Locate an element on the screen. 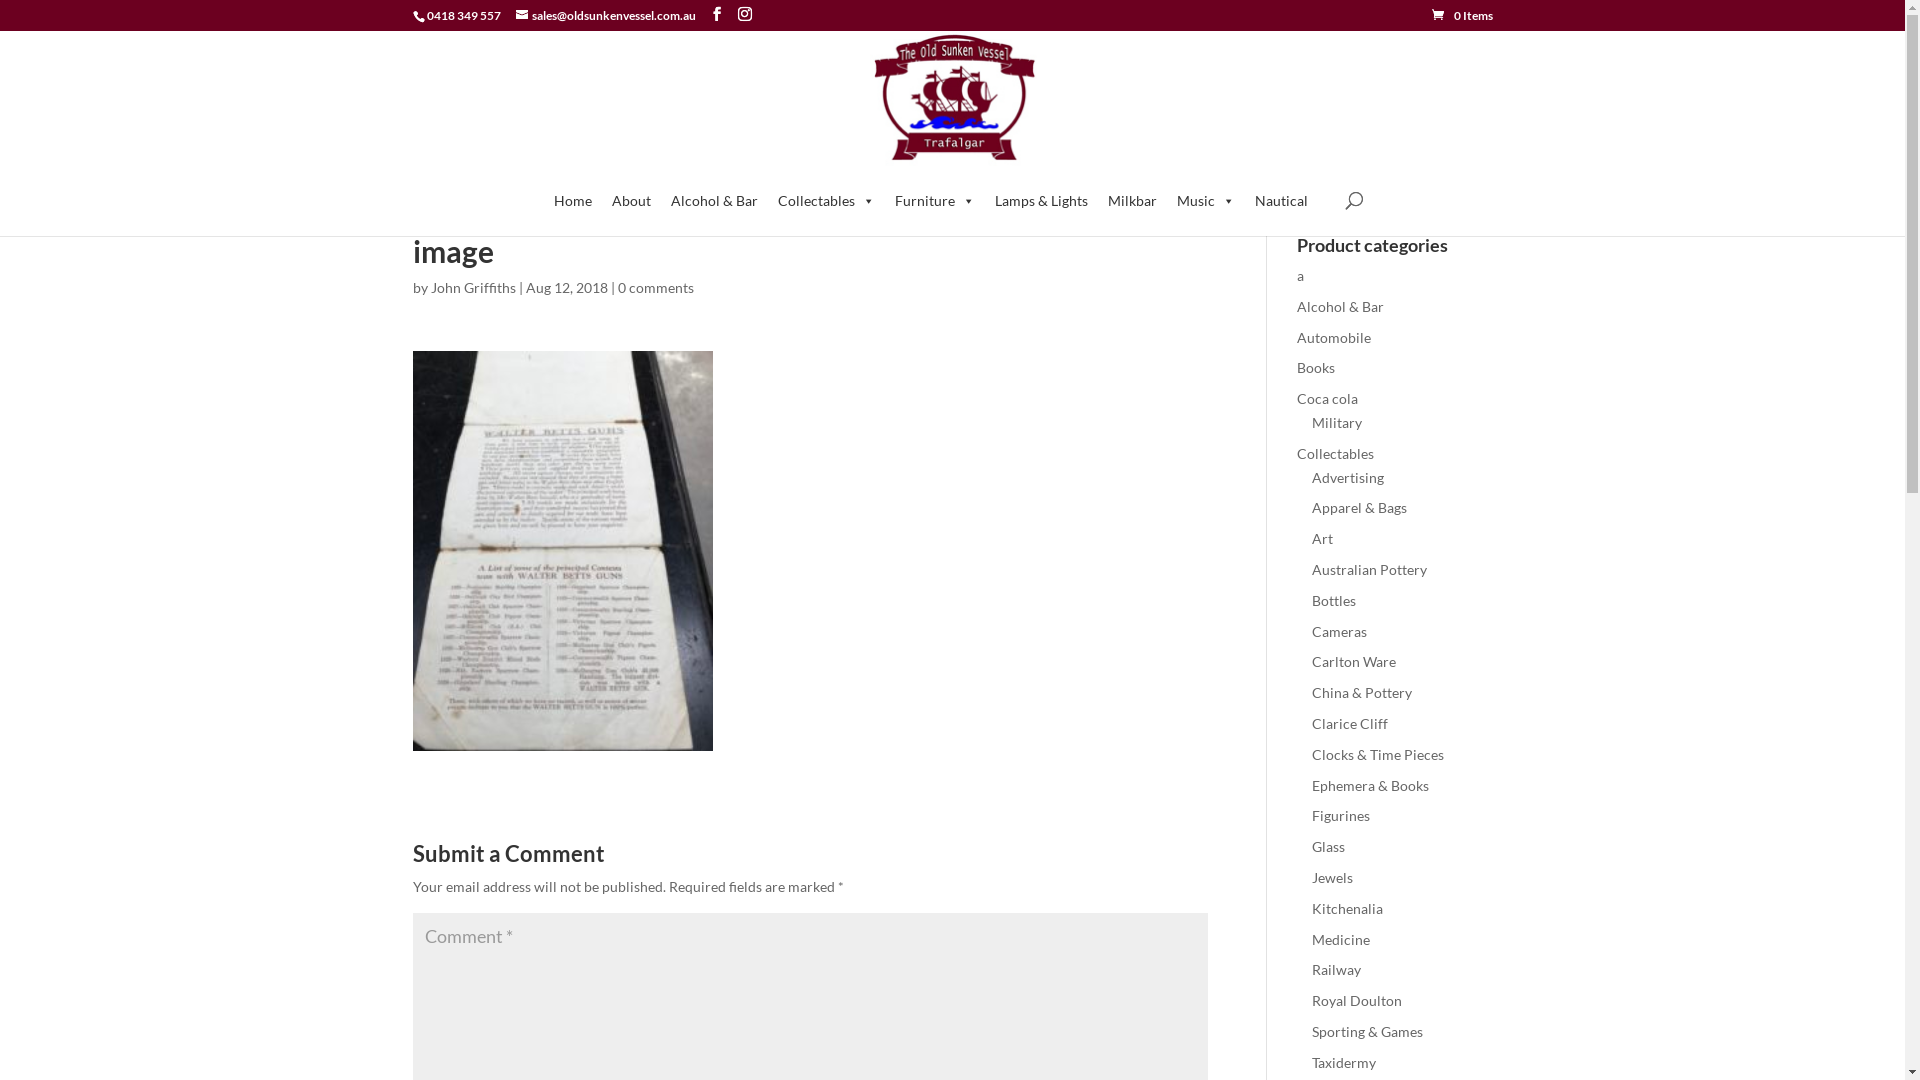 Image resolution: width=1920 pixels, height=1080 pixels. 'Railway' is located at coordinates (1311, 968).